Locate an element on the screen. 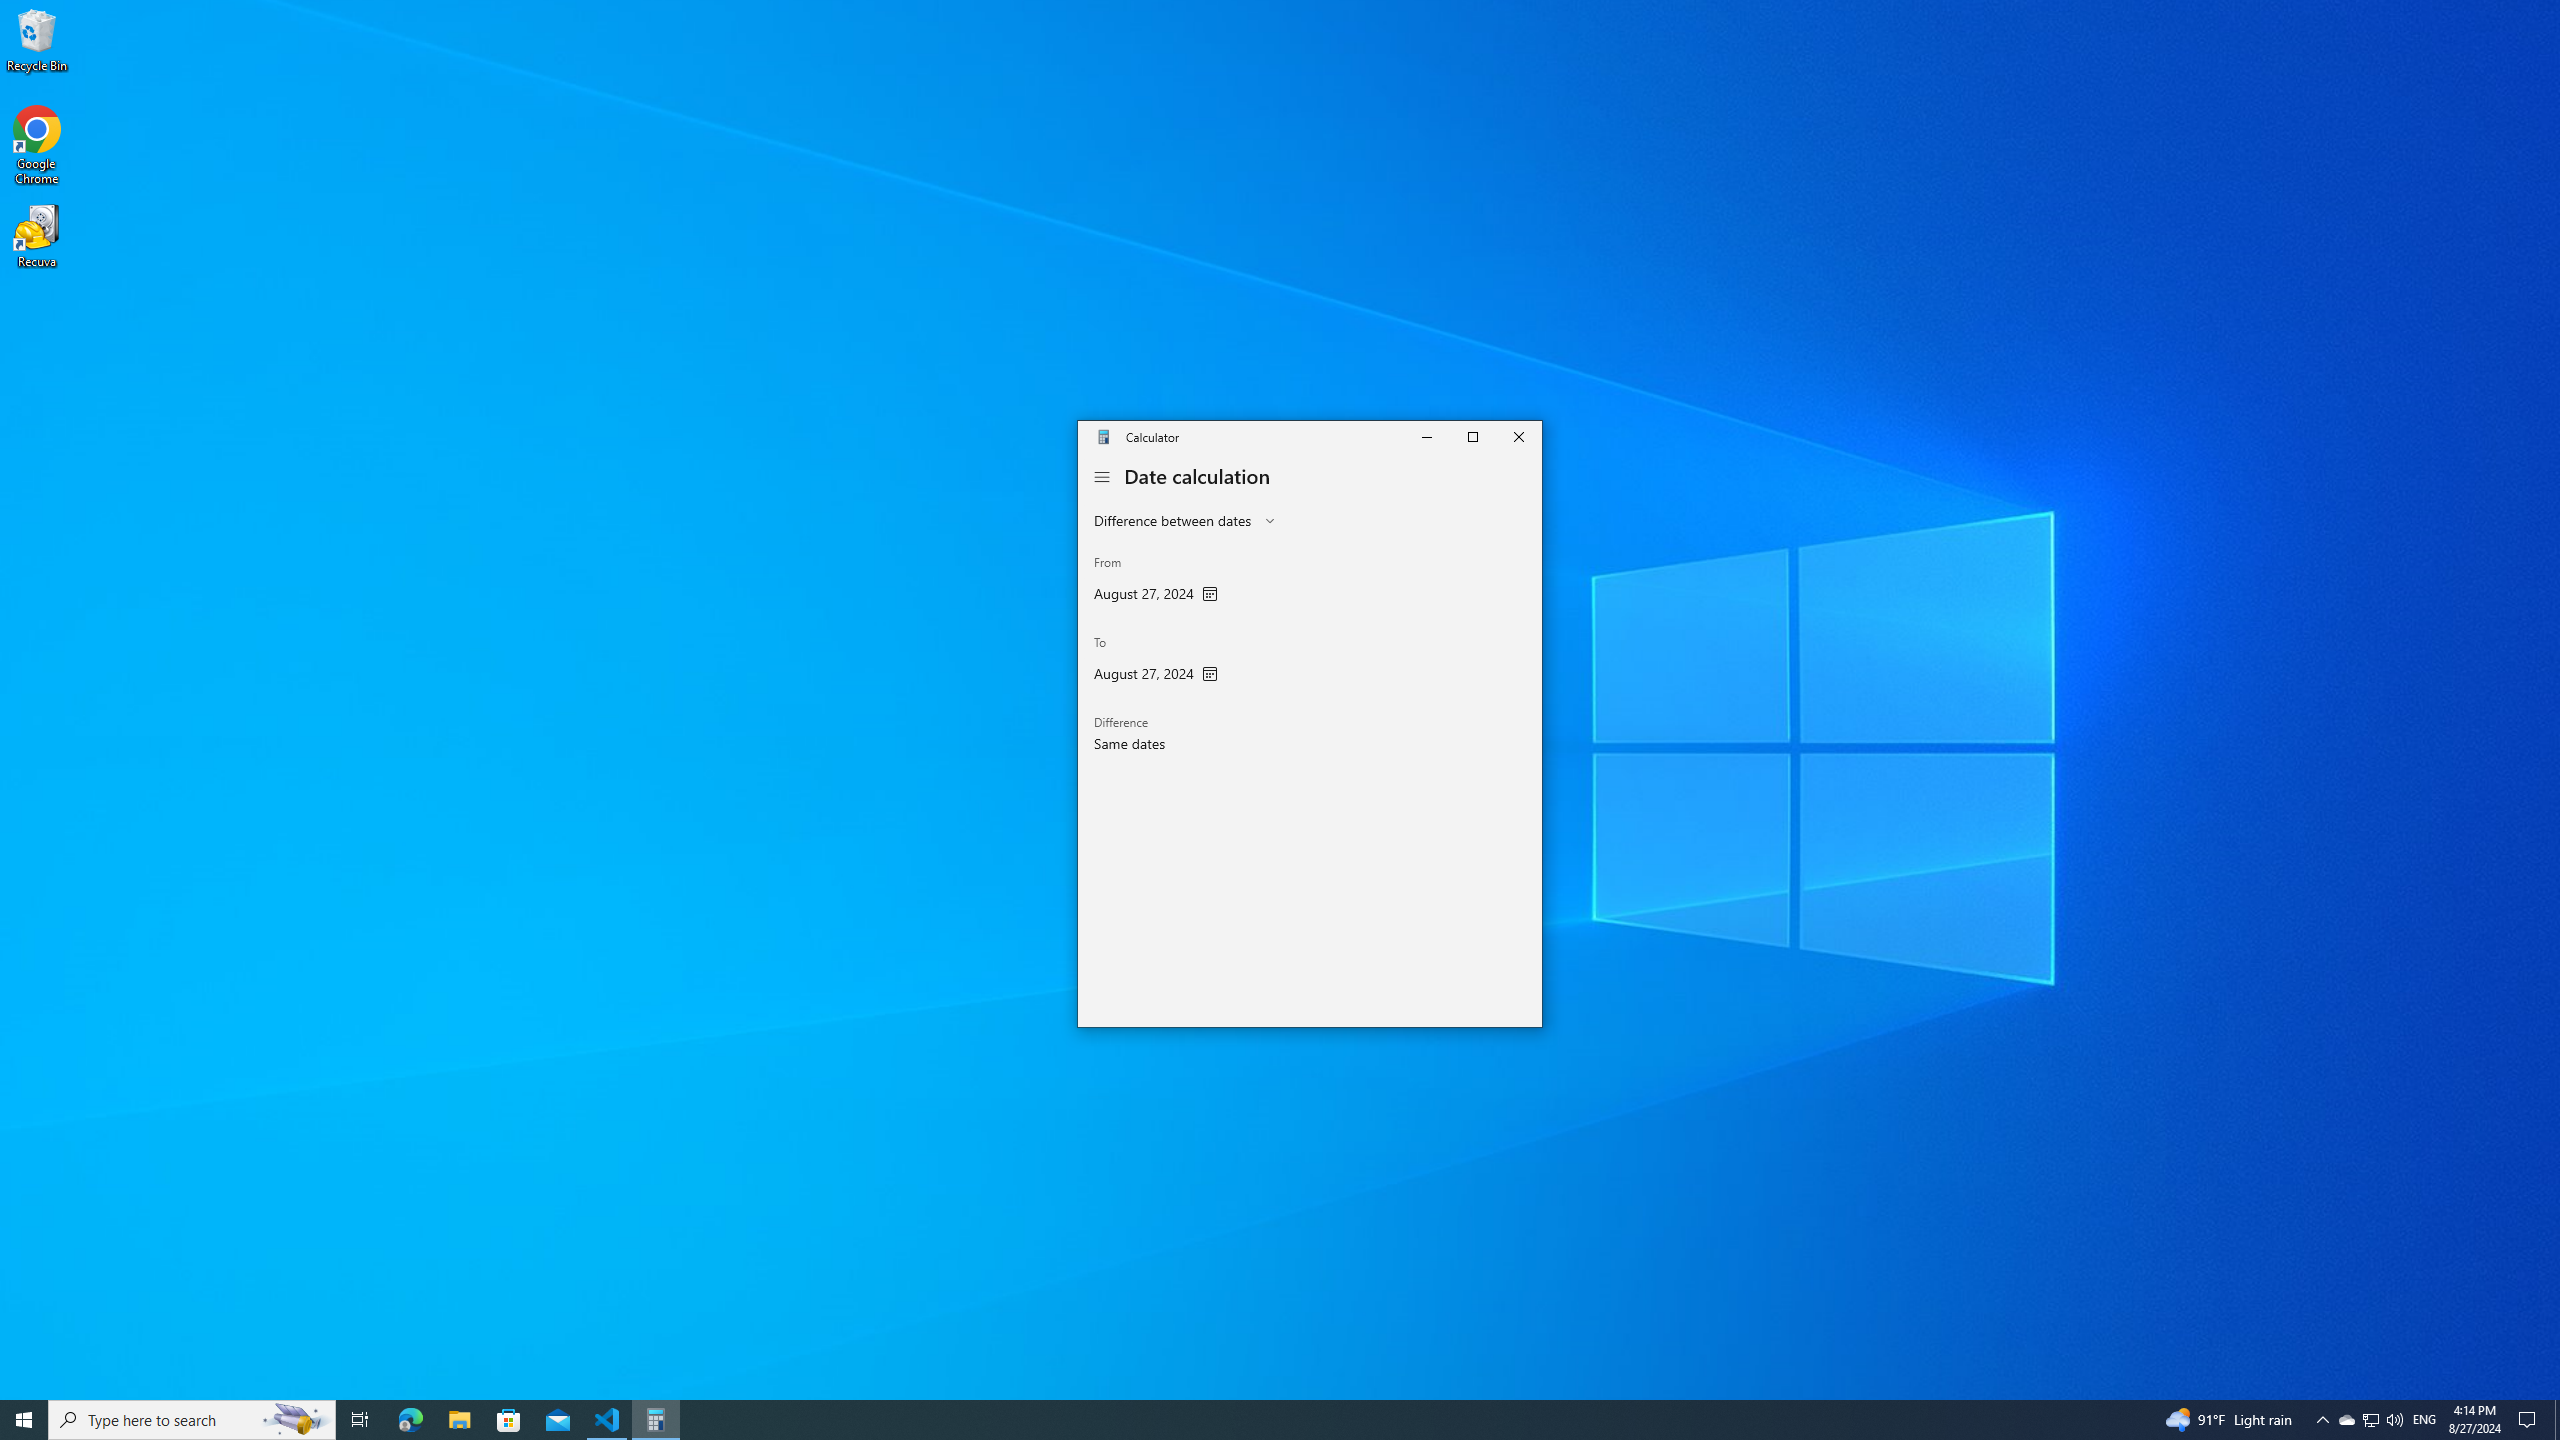 This screenshot has height=1440, width=2560. 'Microsoft Edge' is located at coordinates (409, 1418).